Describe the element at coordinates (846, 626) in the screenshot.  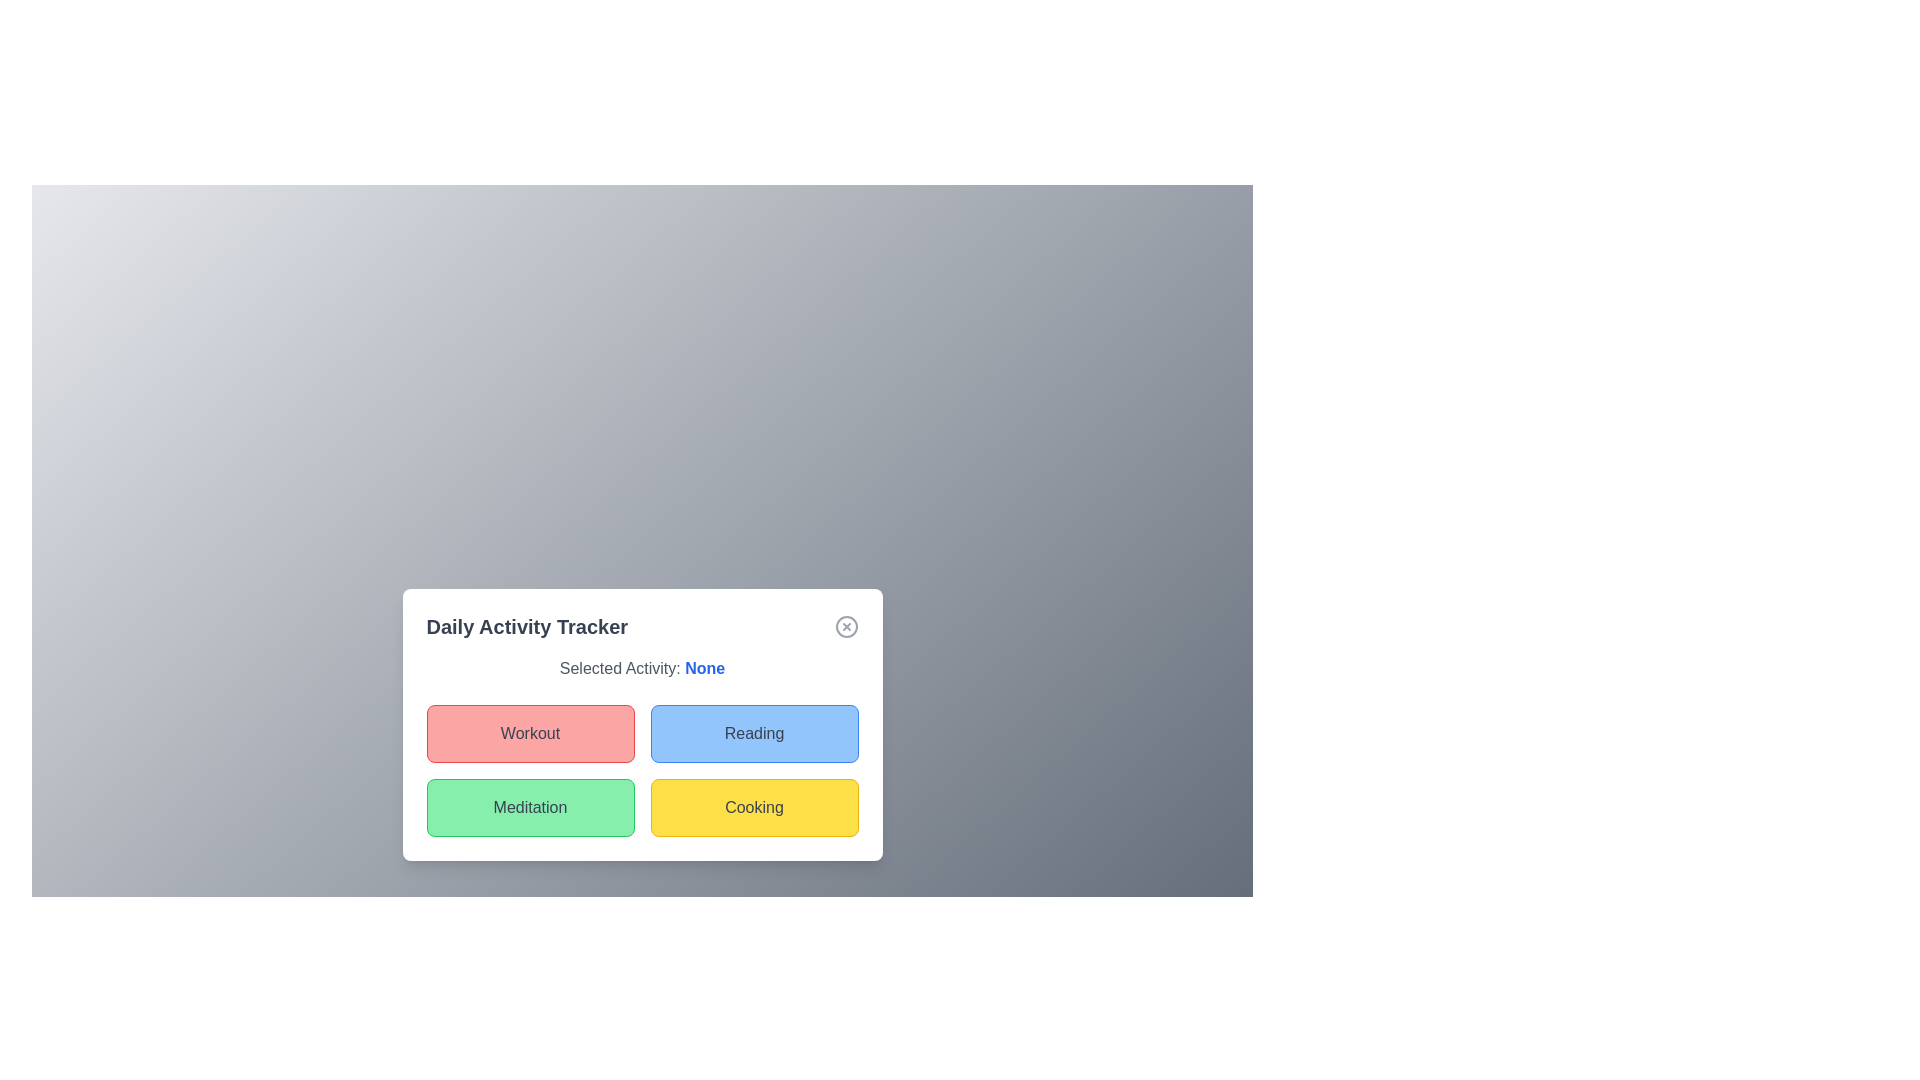
I see `the close icon to close the dialog` at that location.